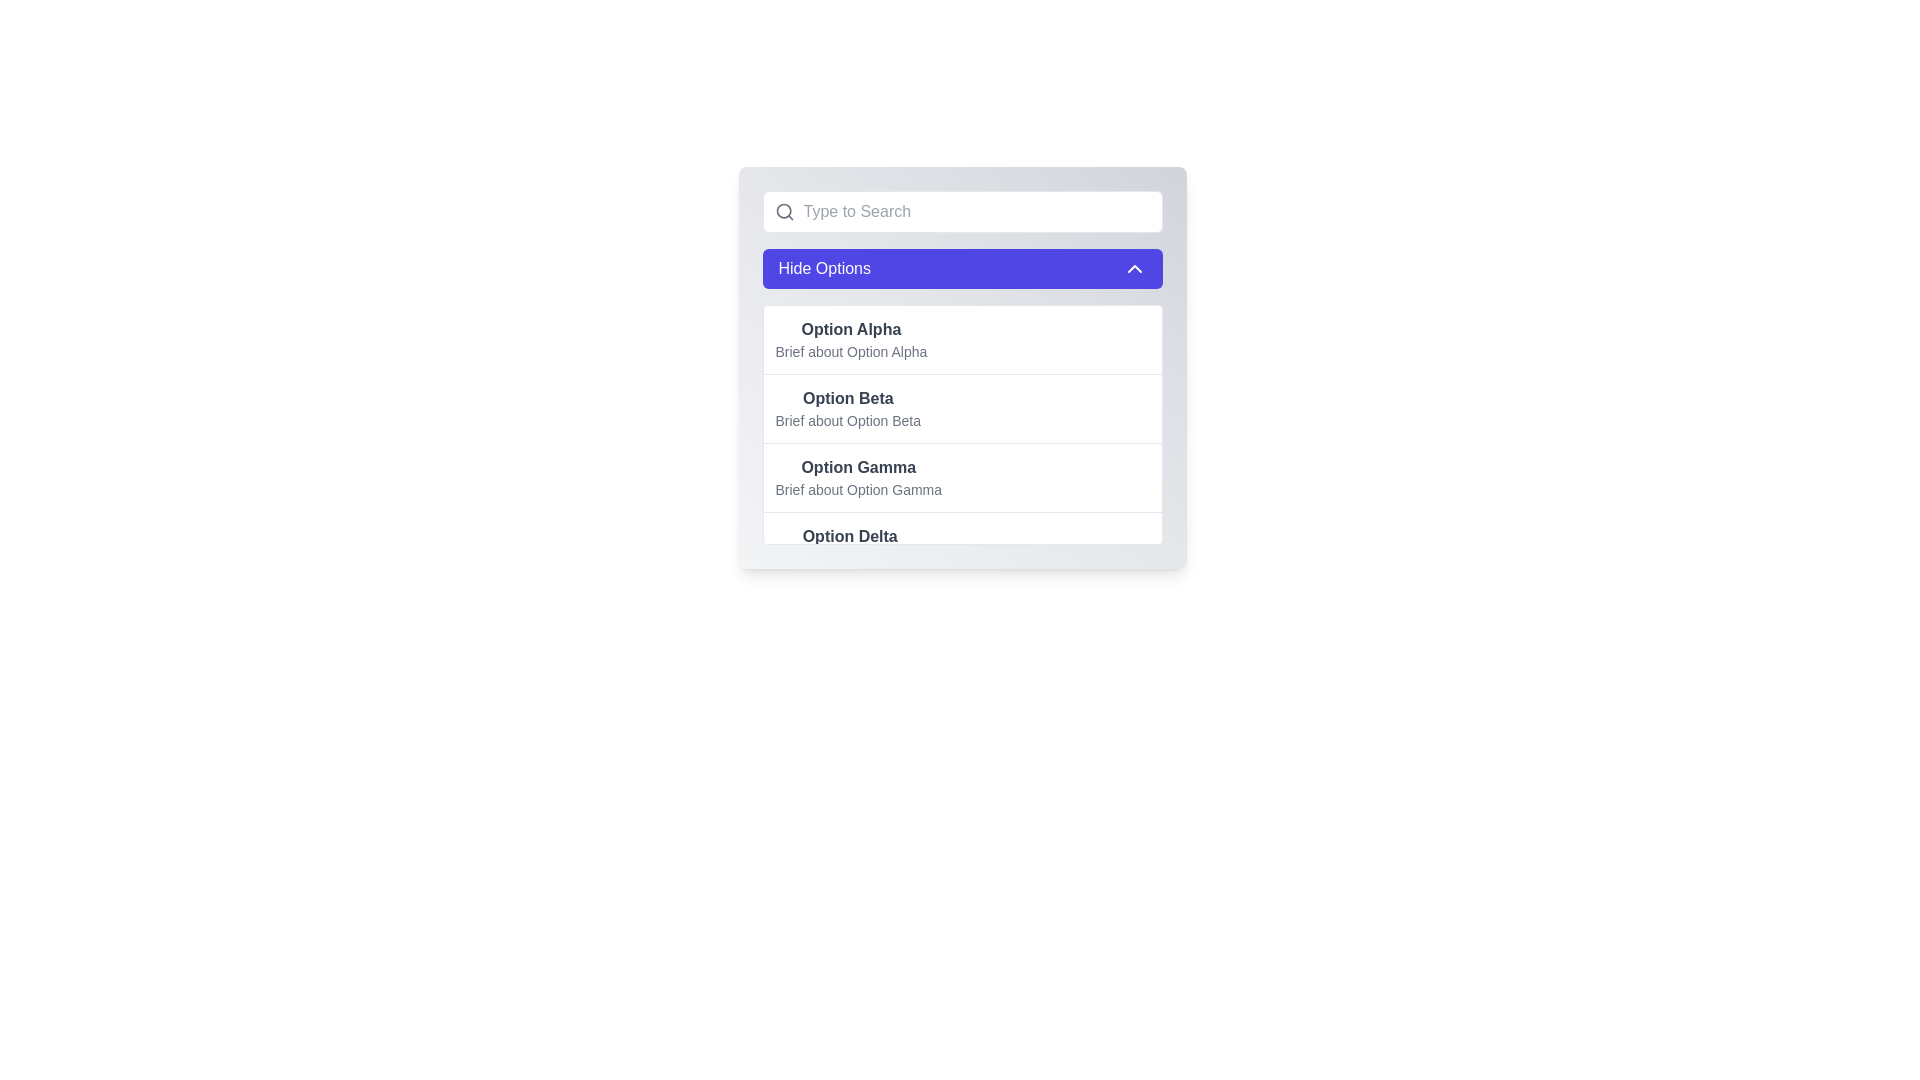 This screenshot has width=1920, height=1080. What do you see at coordinates (848, 398) in the screenshot?
I see `text content of the bold, large-sized label 'Option Beta' displayed in dark gray font, which is the second item in a vertical list of selectable options` at bounding box center [848, 398].